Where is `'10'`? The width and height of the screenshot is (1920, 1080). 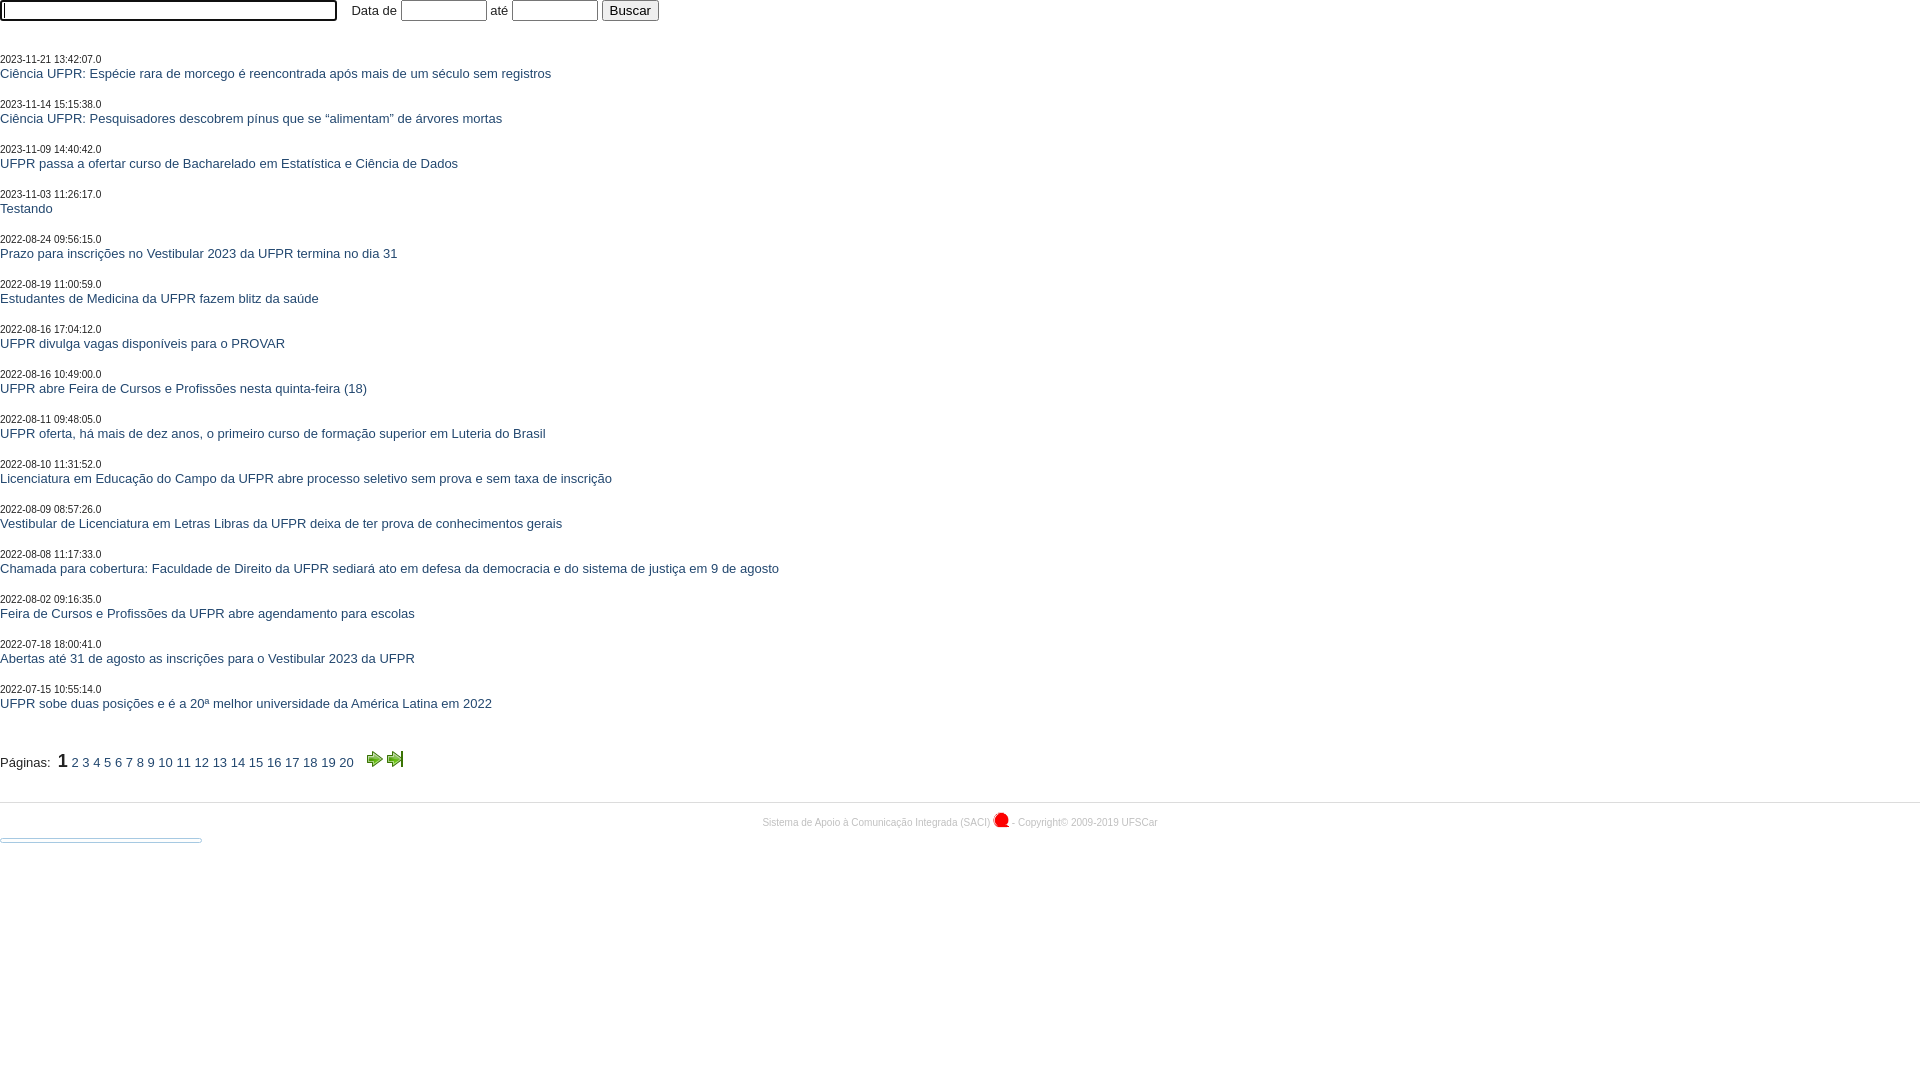
'10' is located at coordinates (164, 762).